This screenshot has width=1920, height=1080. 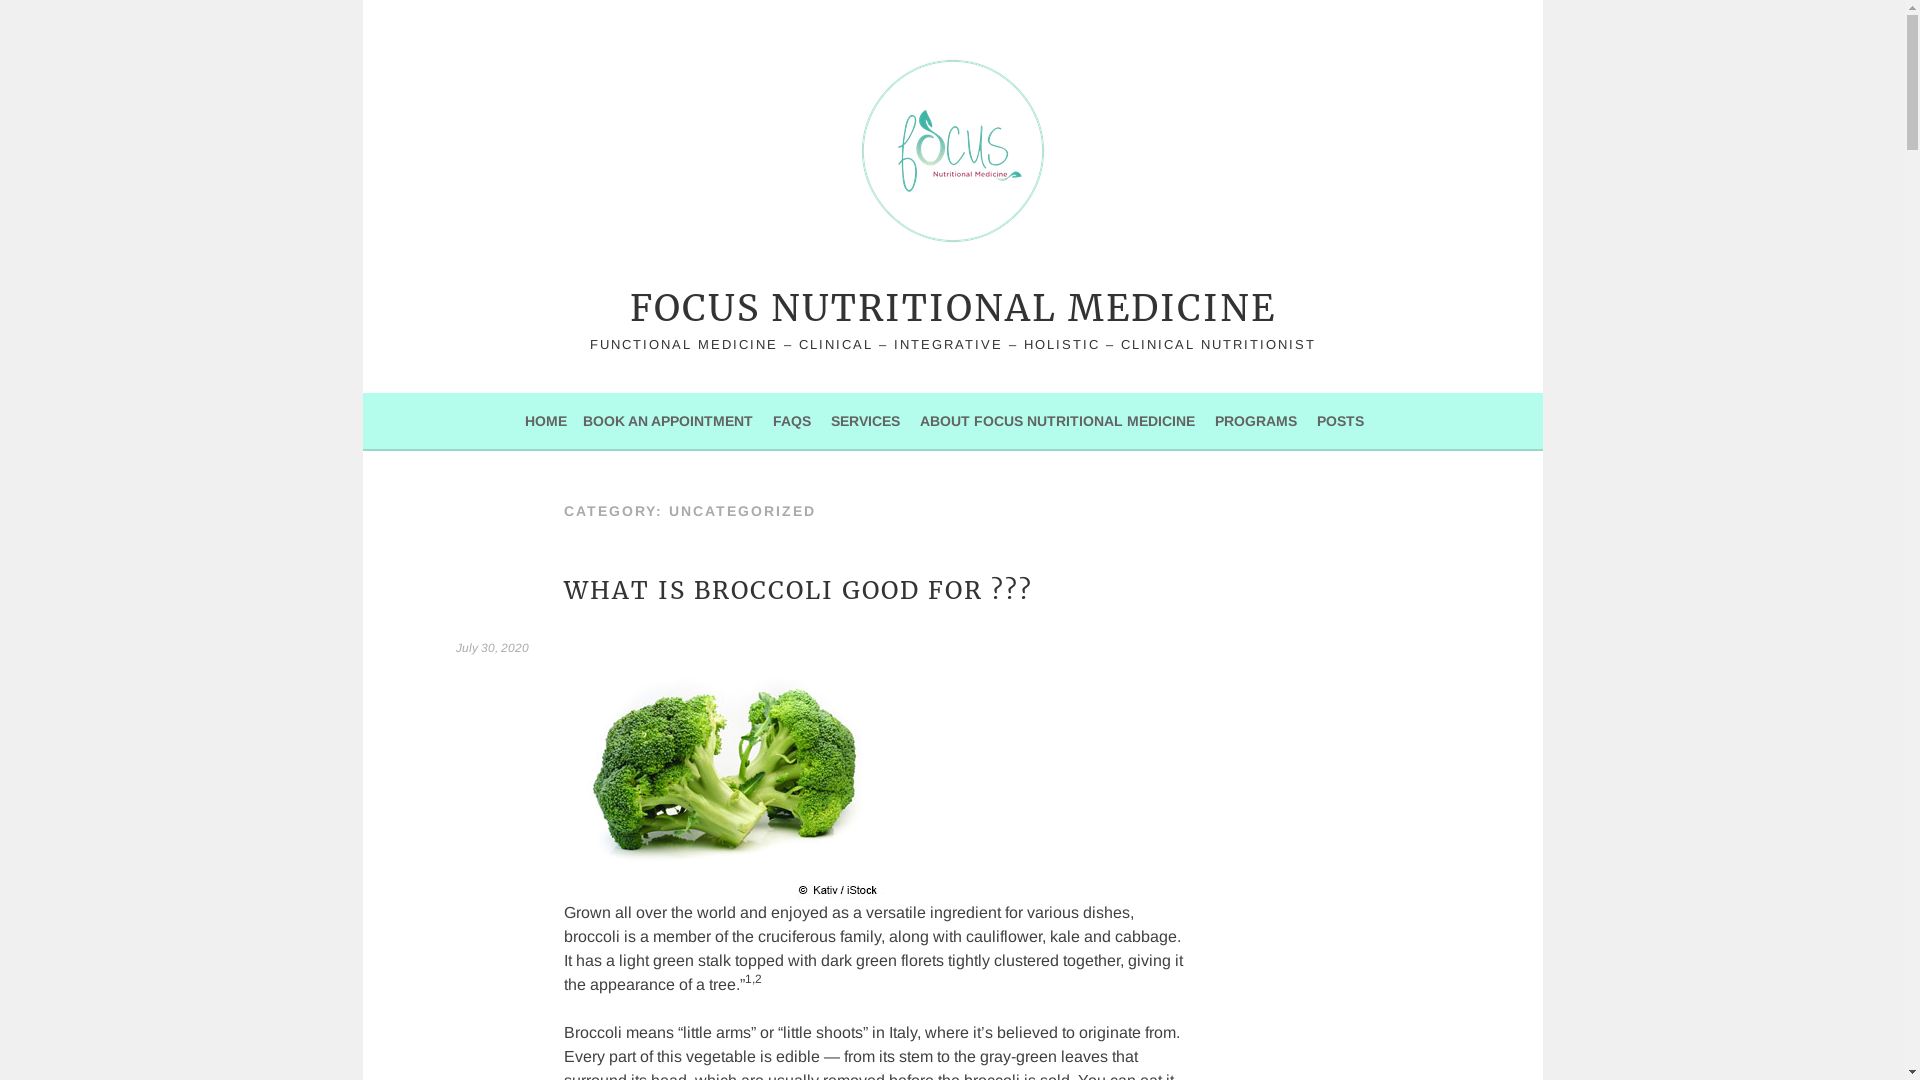 I want to click on 'BOOK AN APPOINTMENT', so click(x=667, y=419).